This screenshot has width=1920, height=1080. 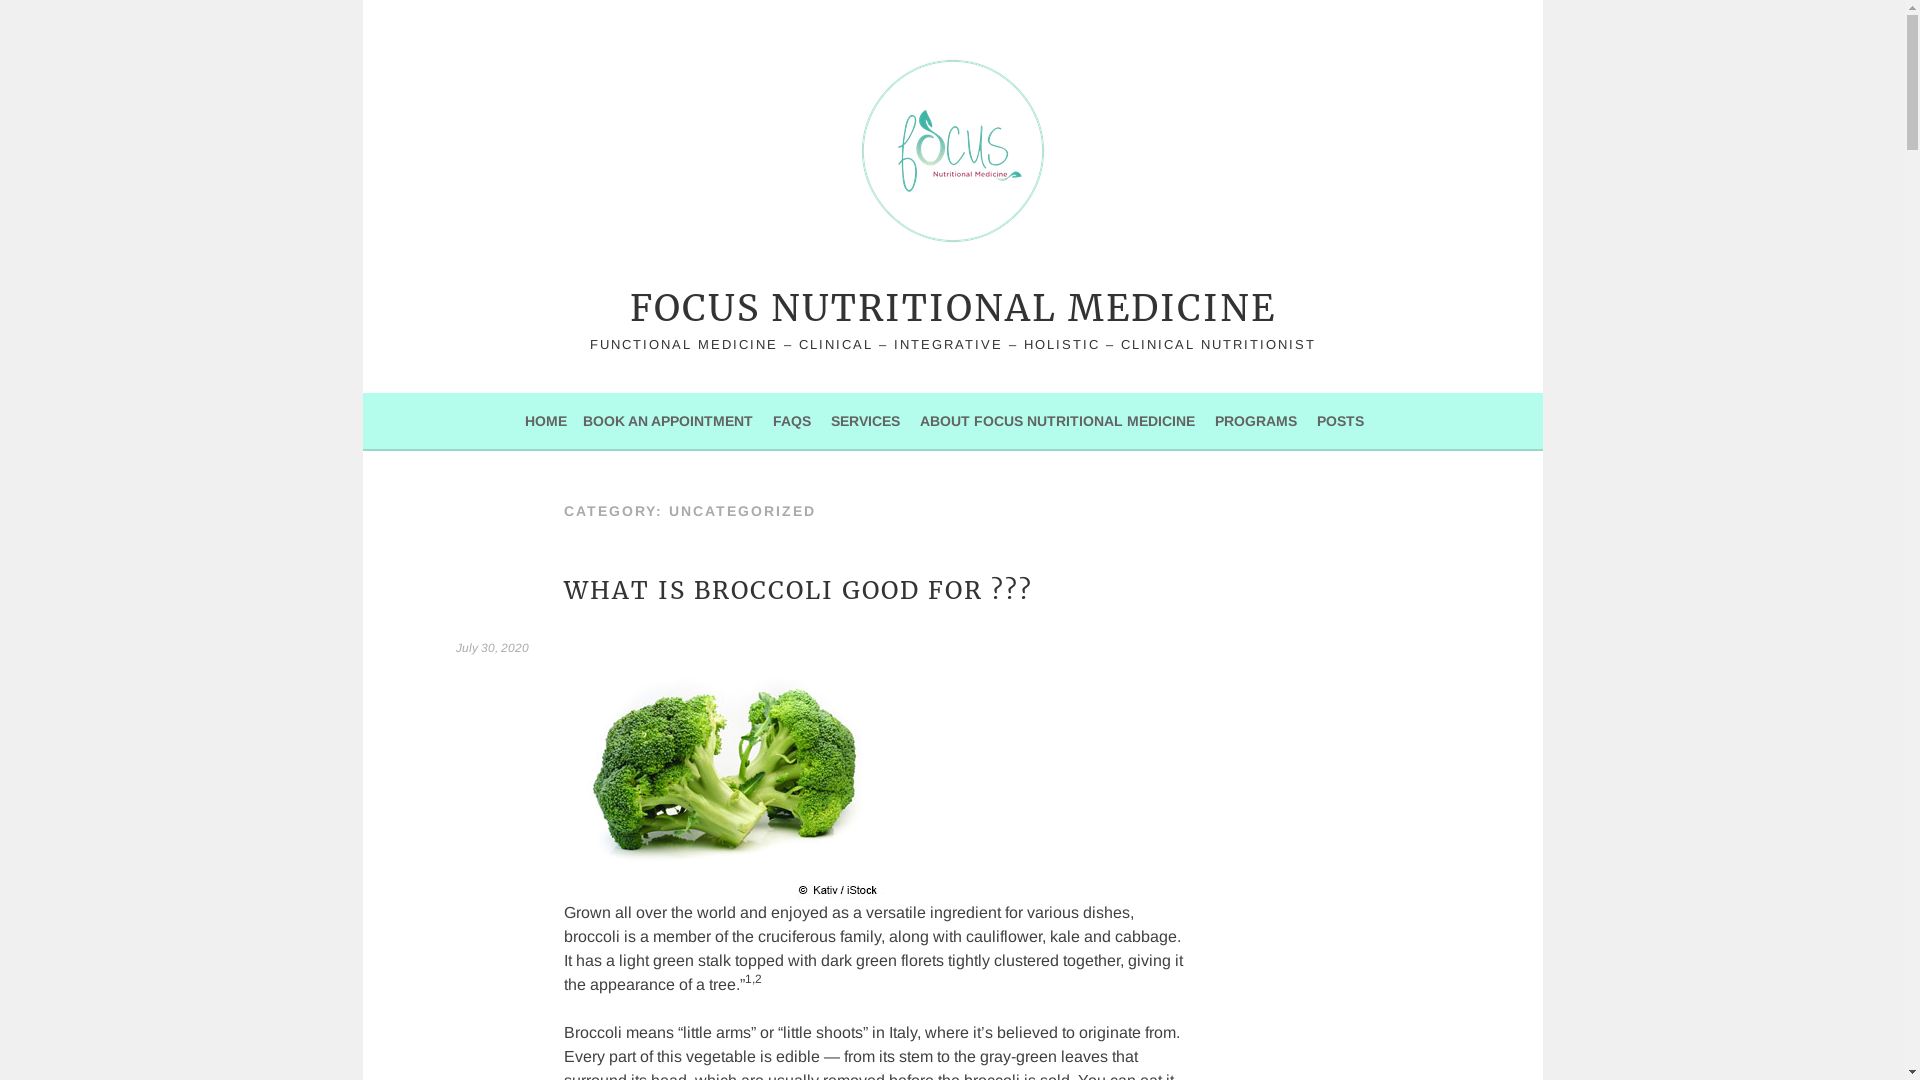 I want to click on 'BOOK AN APPOINTMENT', so click(x=667, y=419).